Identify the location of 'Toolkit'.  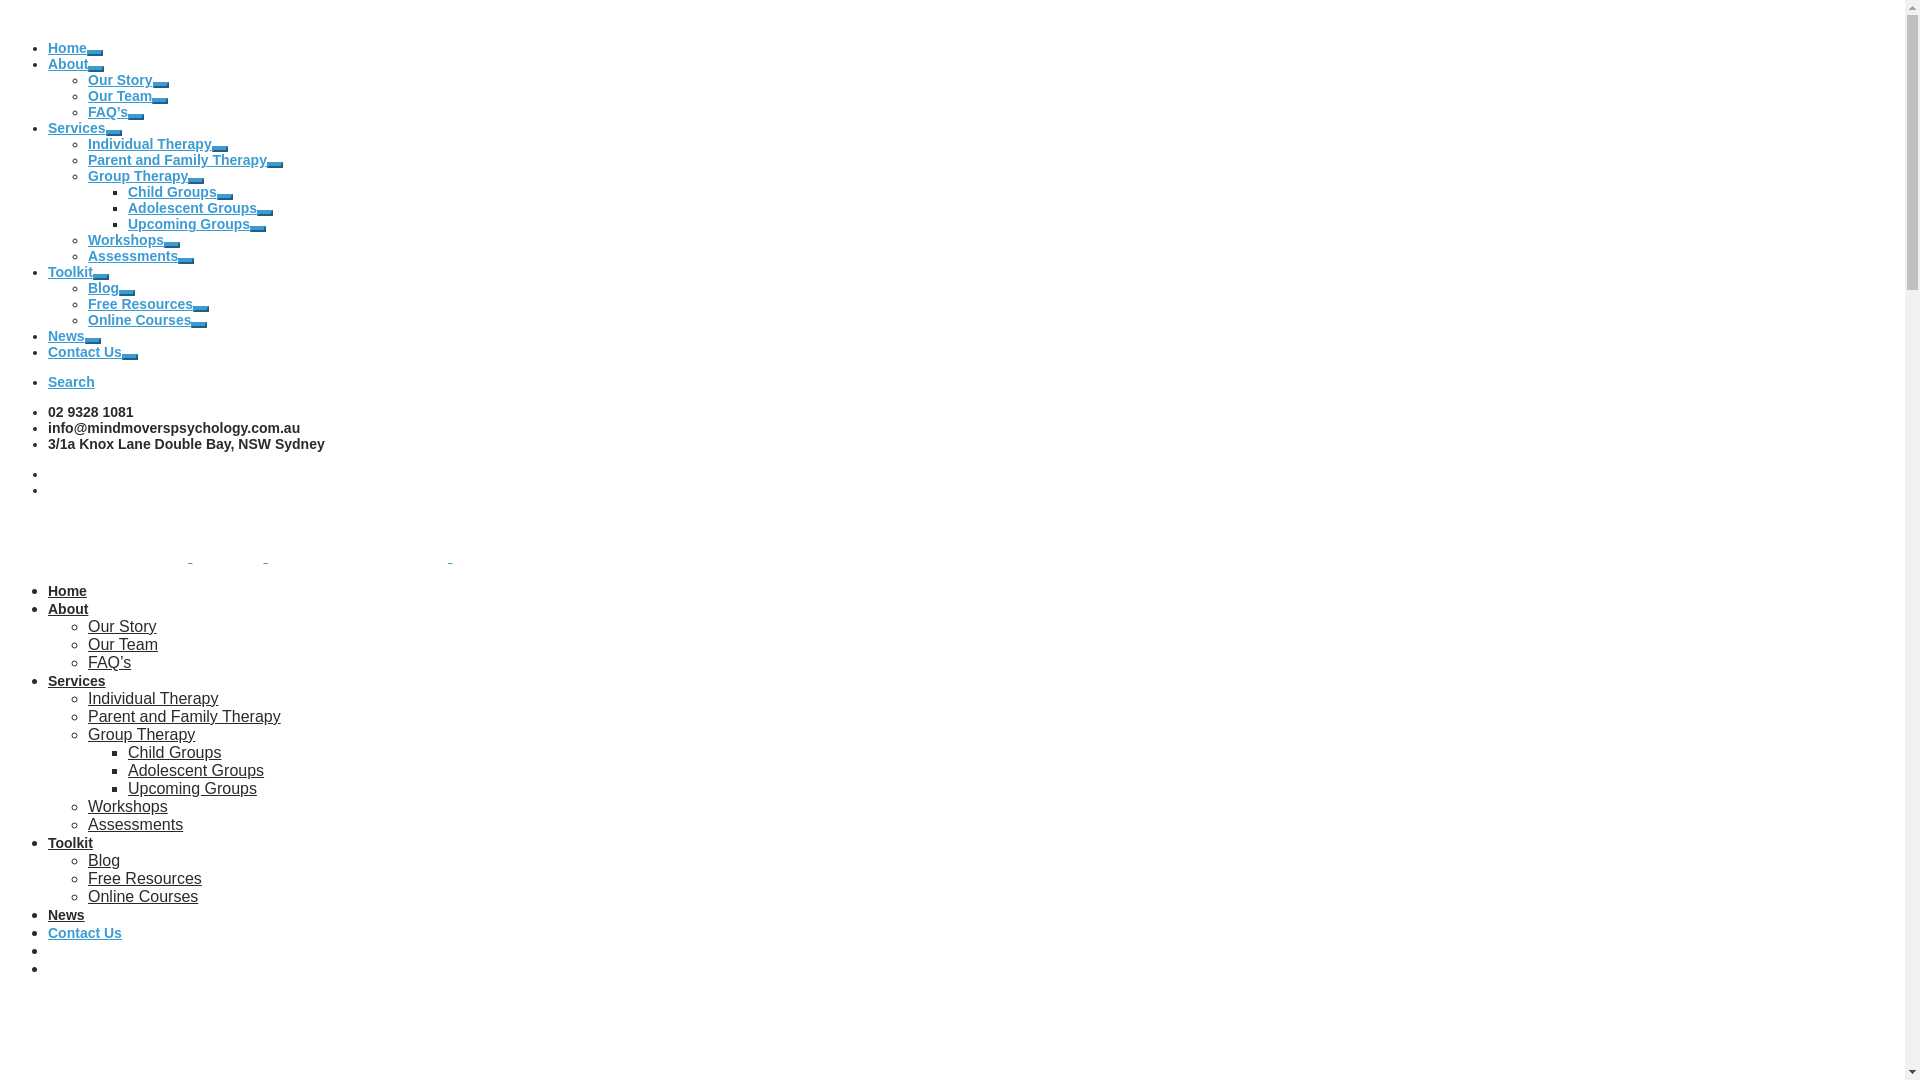
(70, 272).